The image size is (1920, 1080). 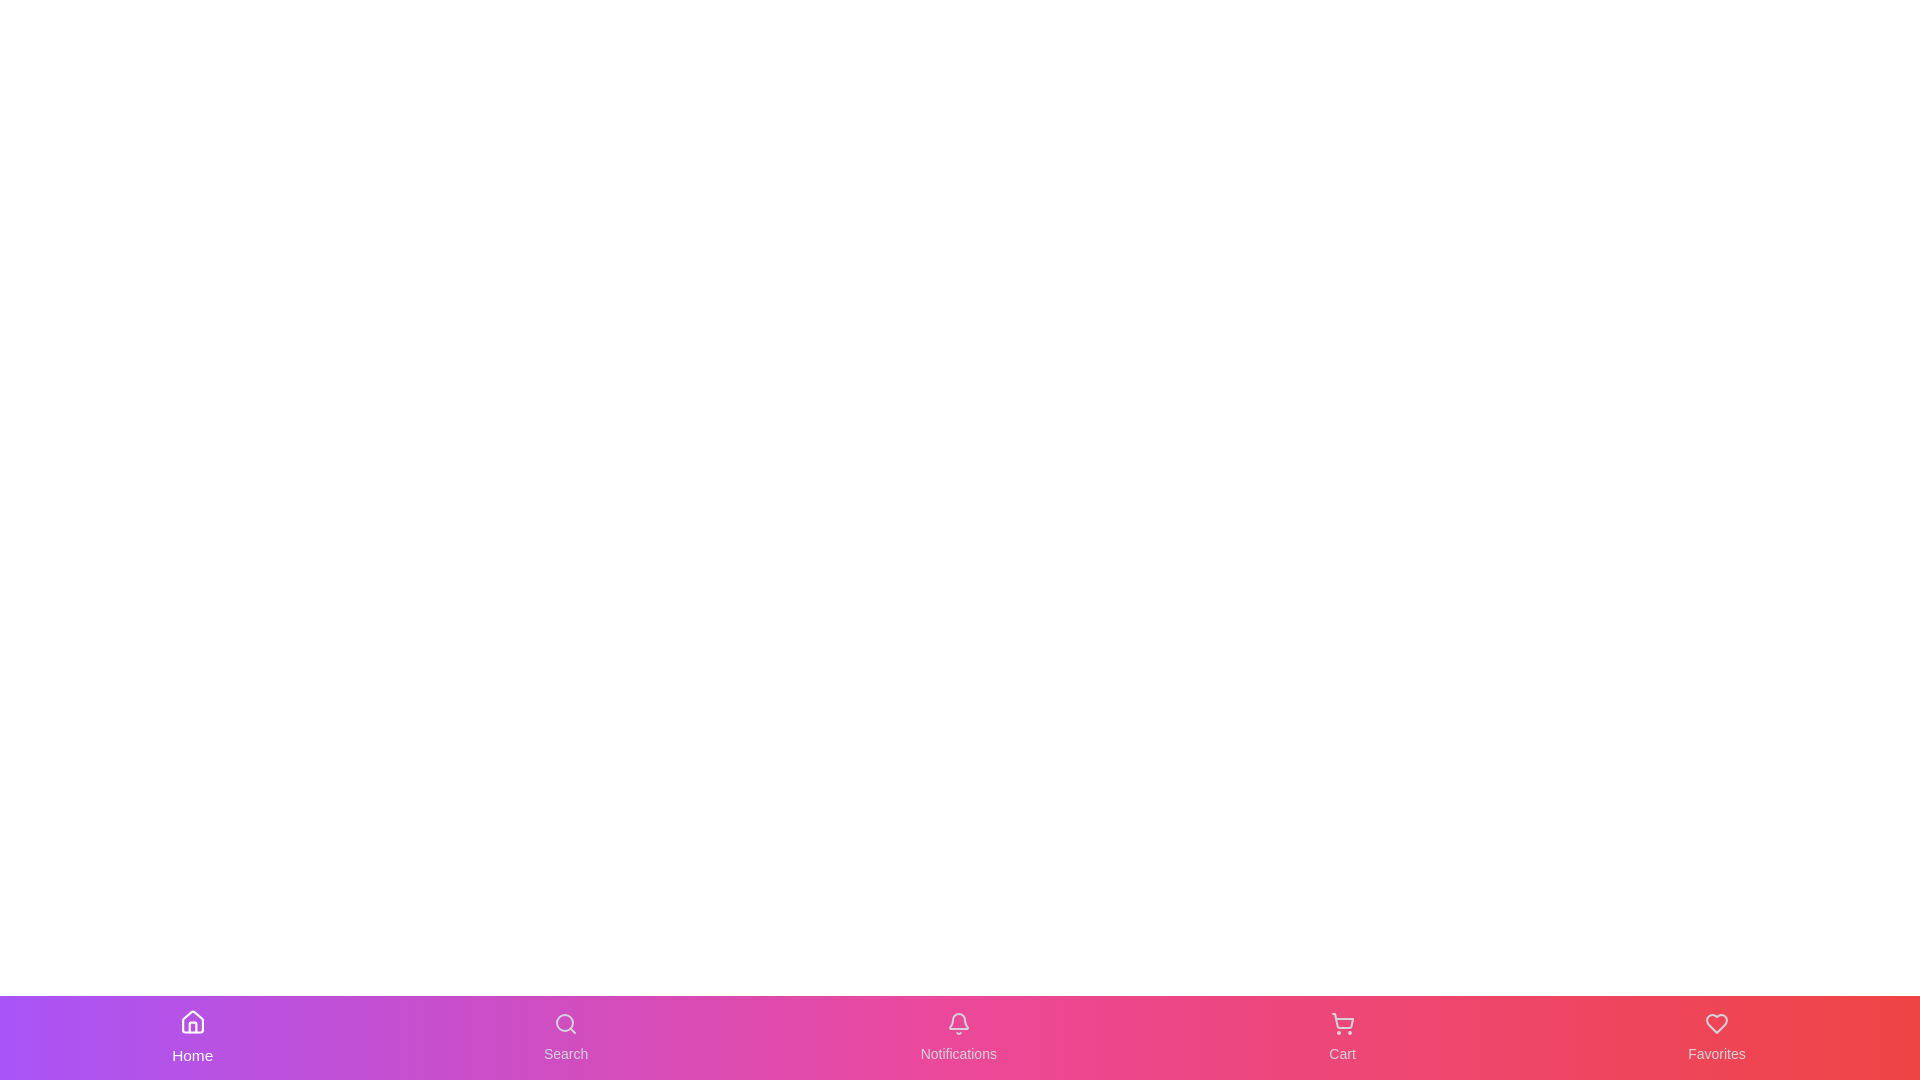 I want to click on the Search button to navigate to the corresponding section, so click(x=565, y=1036).